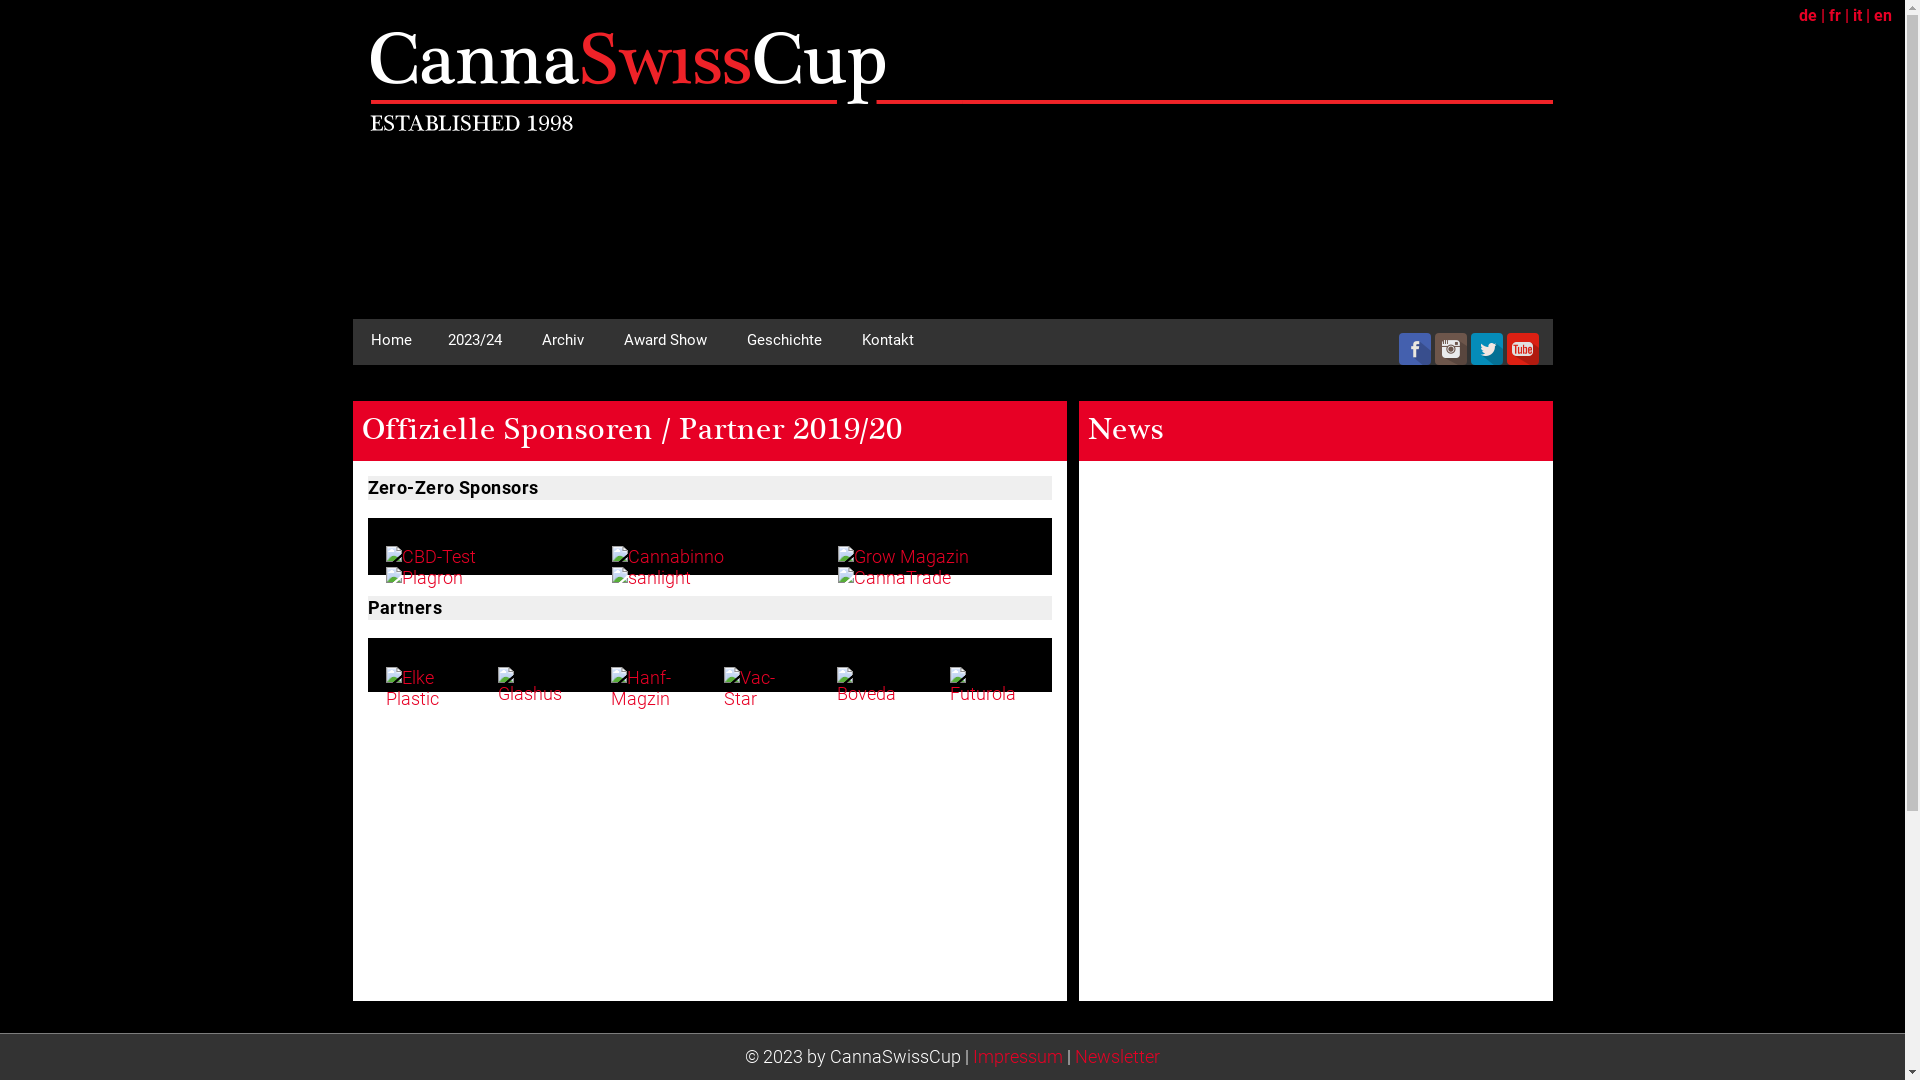  What do you see at coordinates (1449, 347) in the screenshot?
I see `'instagram'` at bounding box center [1449, 347].